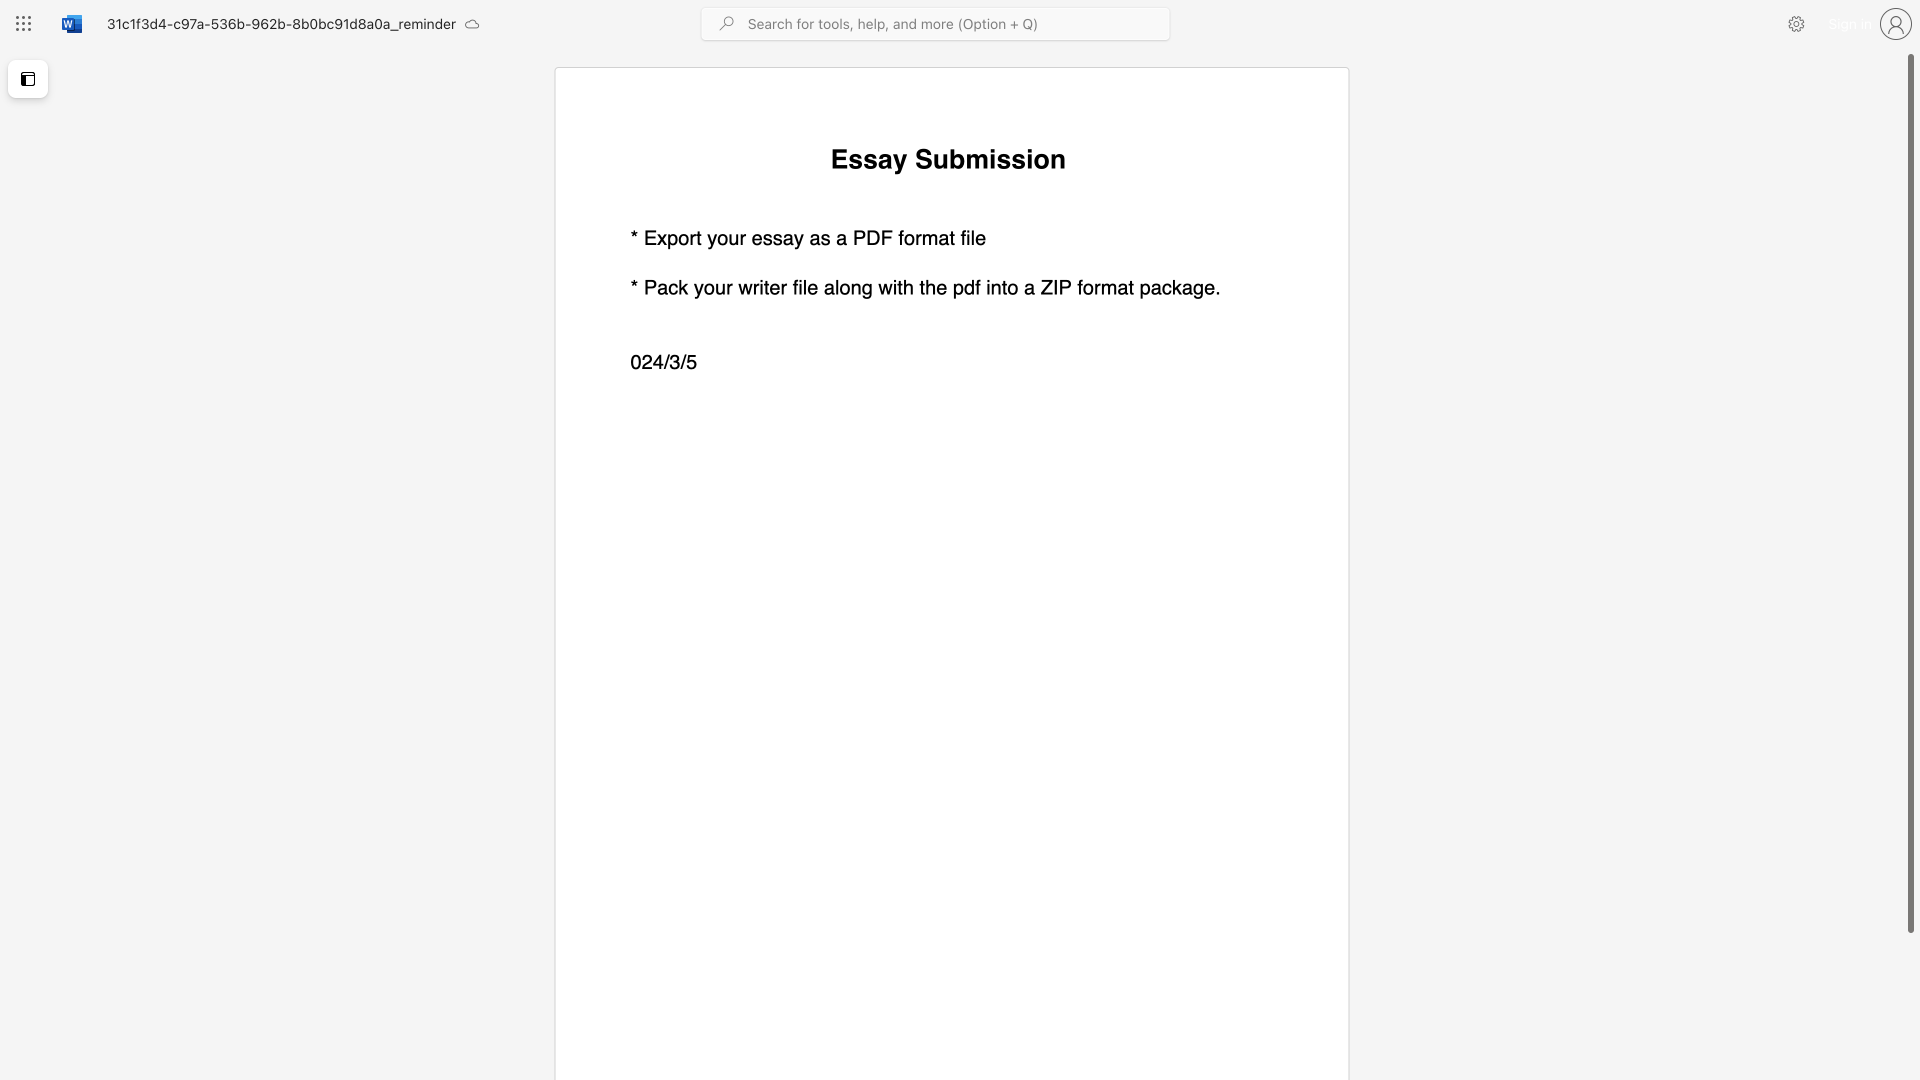 The image size is (1920, 1080). What do you see at coordinates (920, 237) in the screenshot?
I see `the subset text "ma" within the text "a PDF format"` at bounding box center [920, 237].